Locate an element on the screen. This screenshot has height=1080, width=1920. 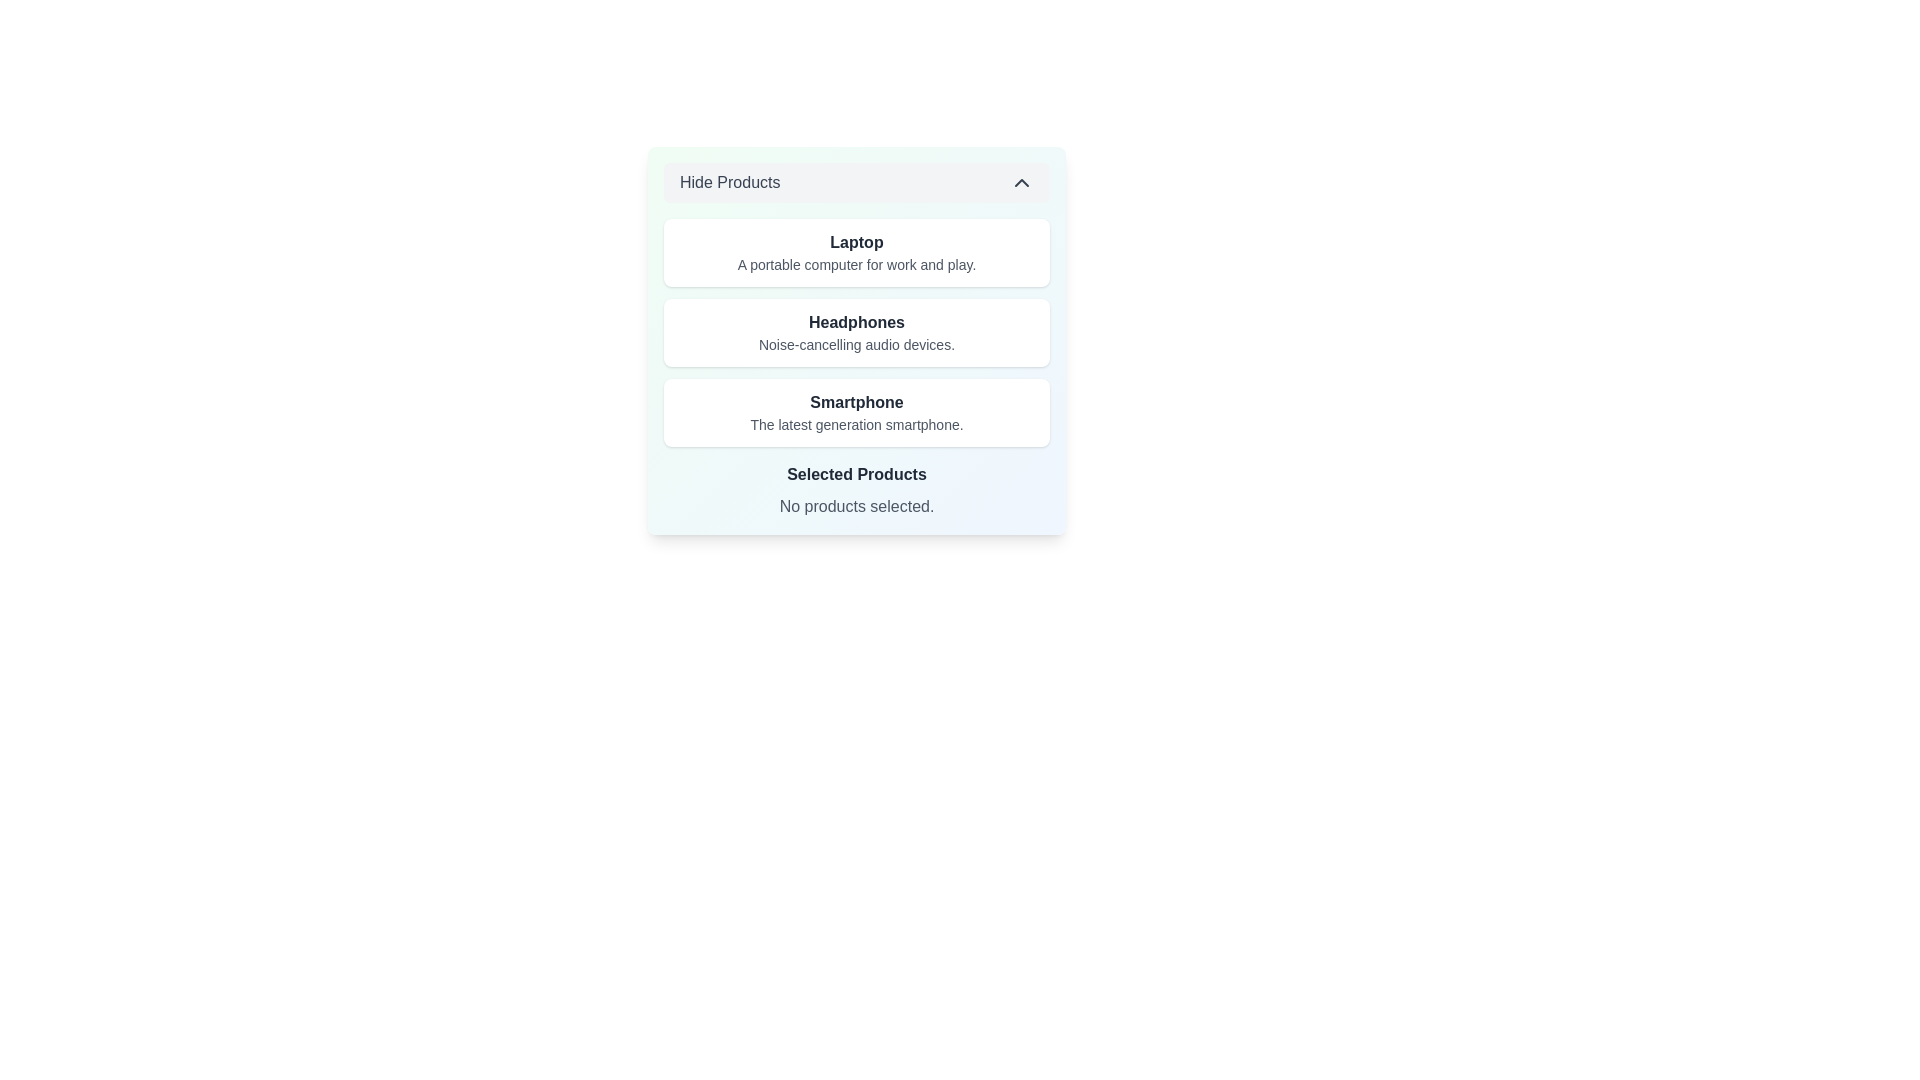
the selectable 'Headphones' card which is the second item in a vertical list of three cards, located between the 'Laptop' and 'Smartphone' cards is located at coordinates (857, 331).